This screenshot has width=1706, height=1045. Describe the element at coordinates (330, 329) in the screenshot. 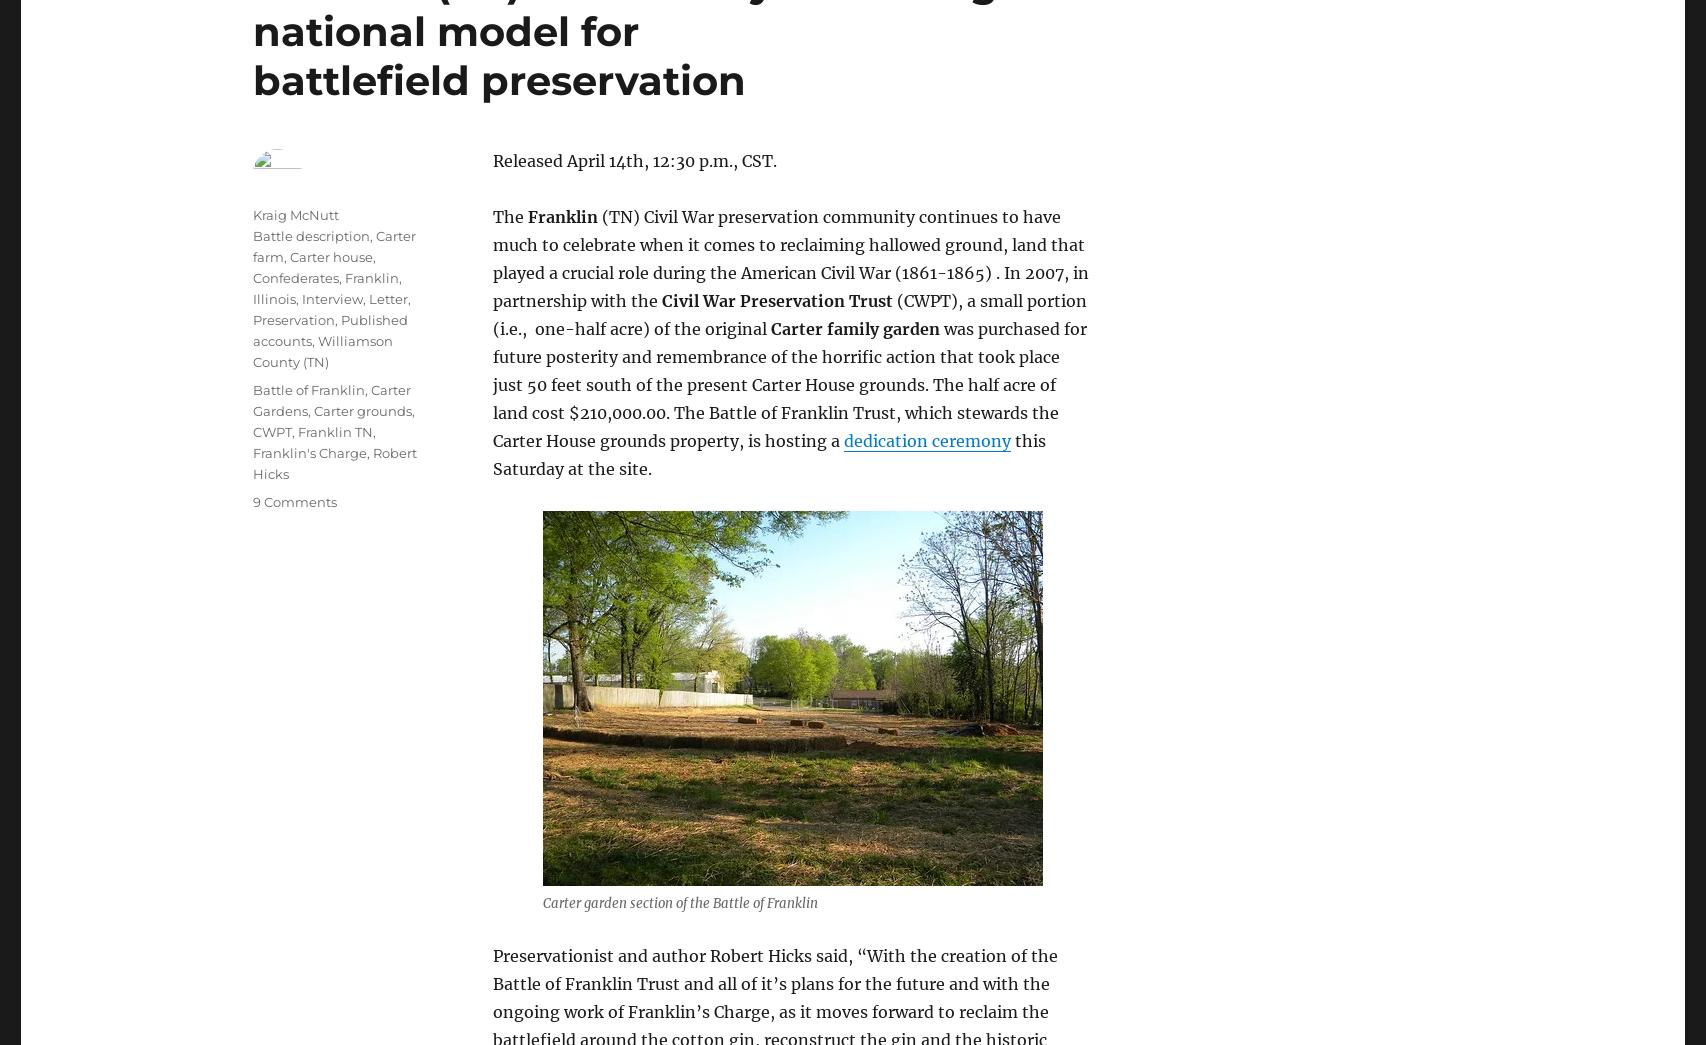

I see `'Published accounts'` at that location.